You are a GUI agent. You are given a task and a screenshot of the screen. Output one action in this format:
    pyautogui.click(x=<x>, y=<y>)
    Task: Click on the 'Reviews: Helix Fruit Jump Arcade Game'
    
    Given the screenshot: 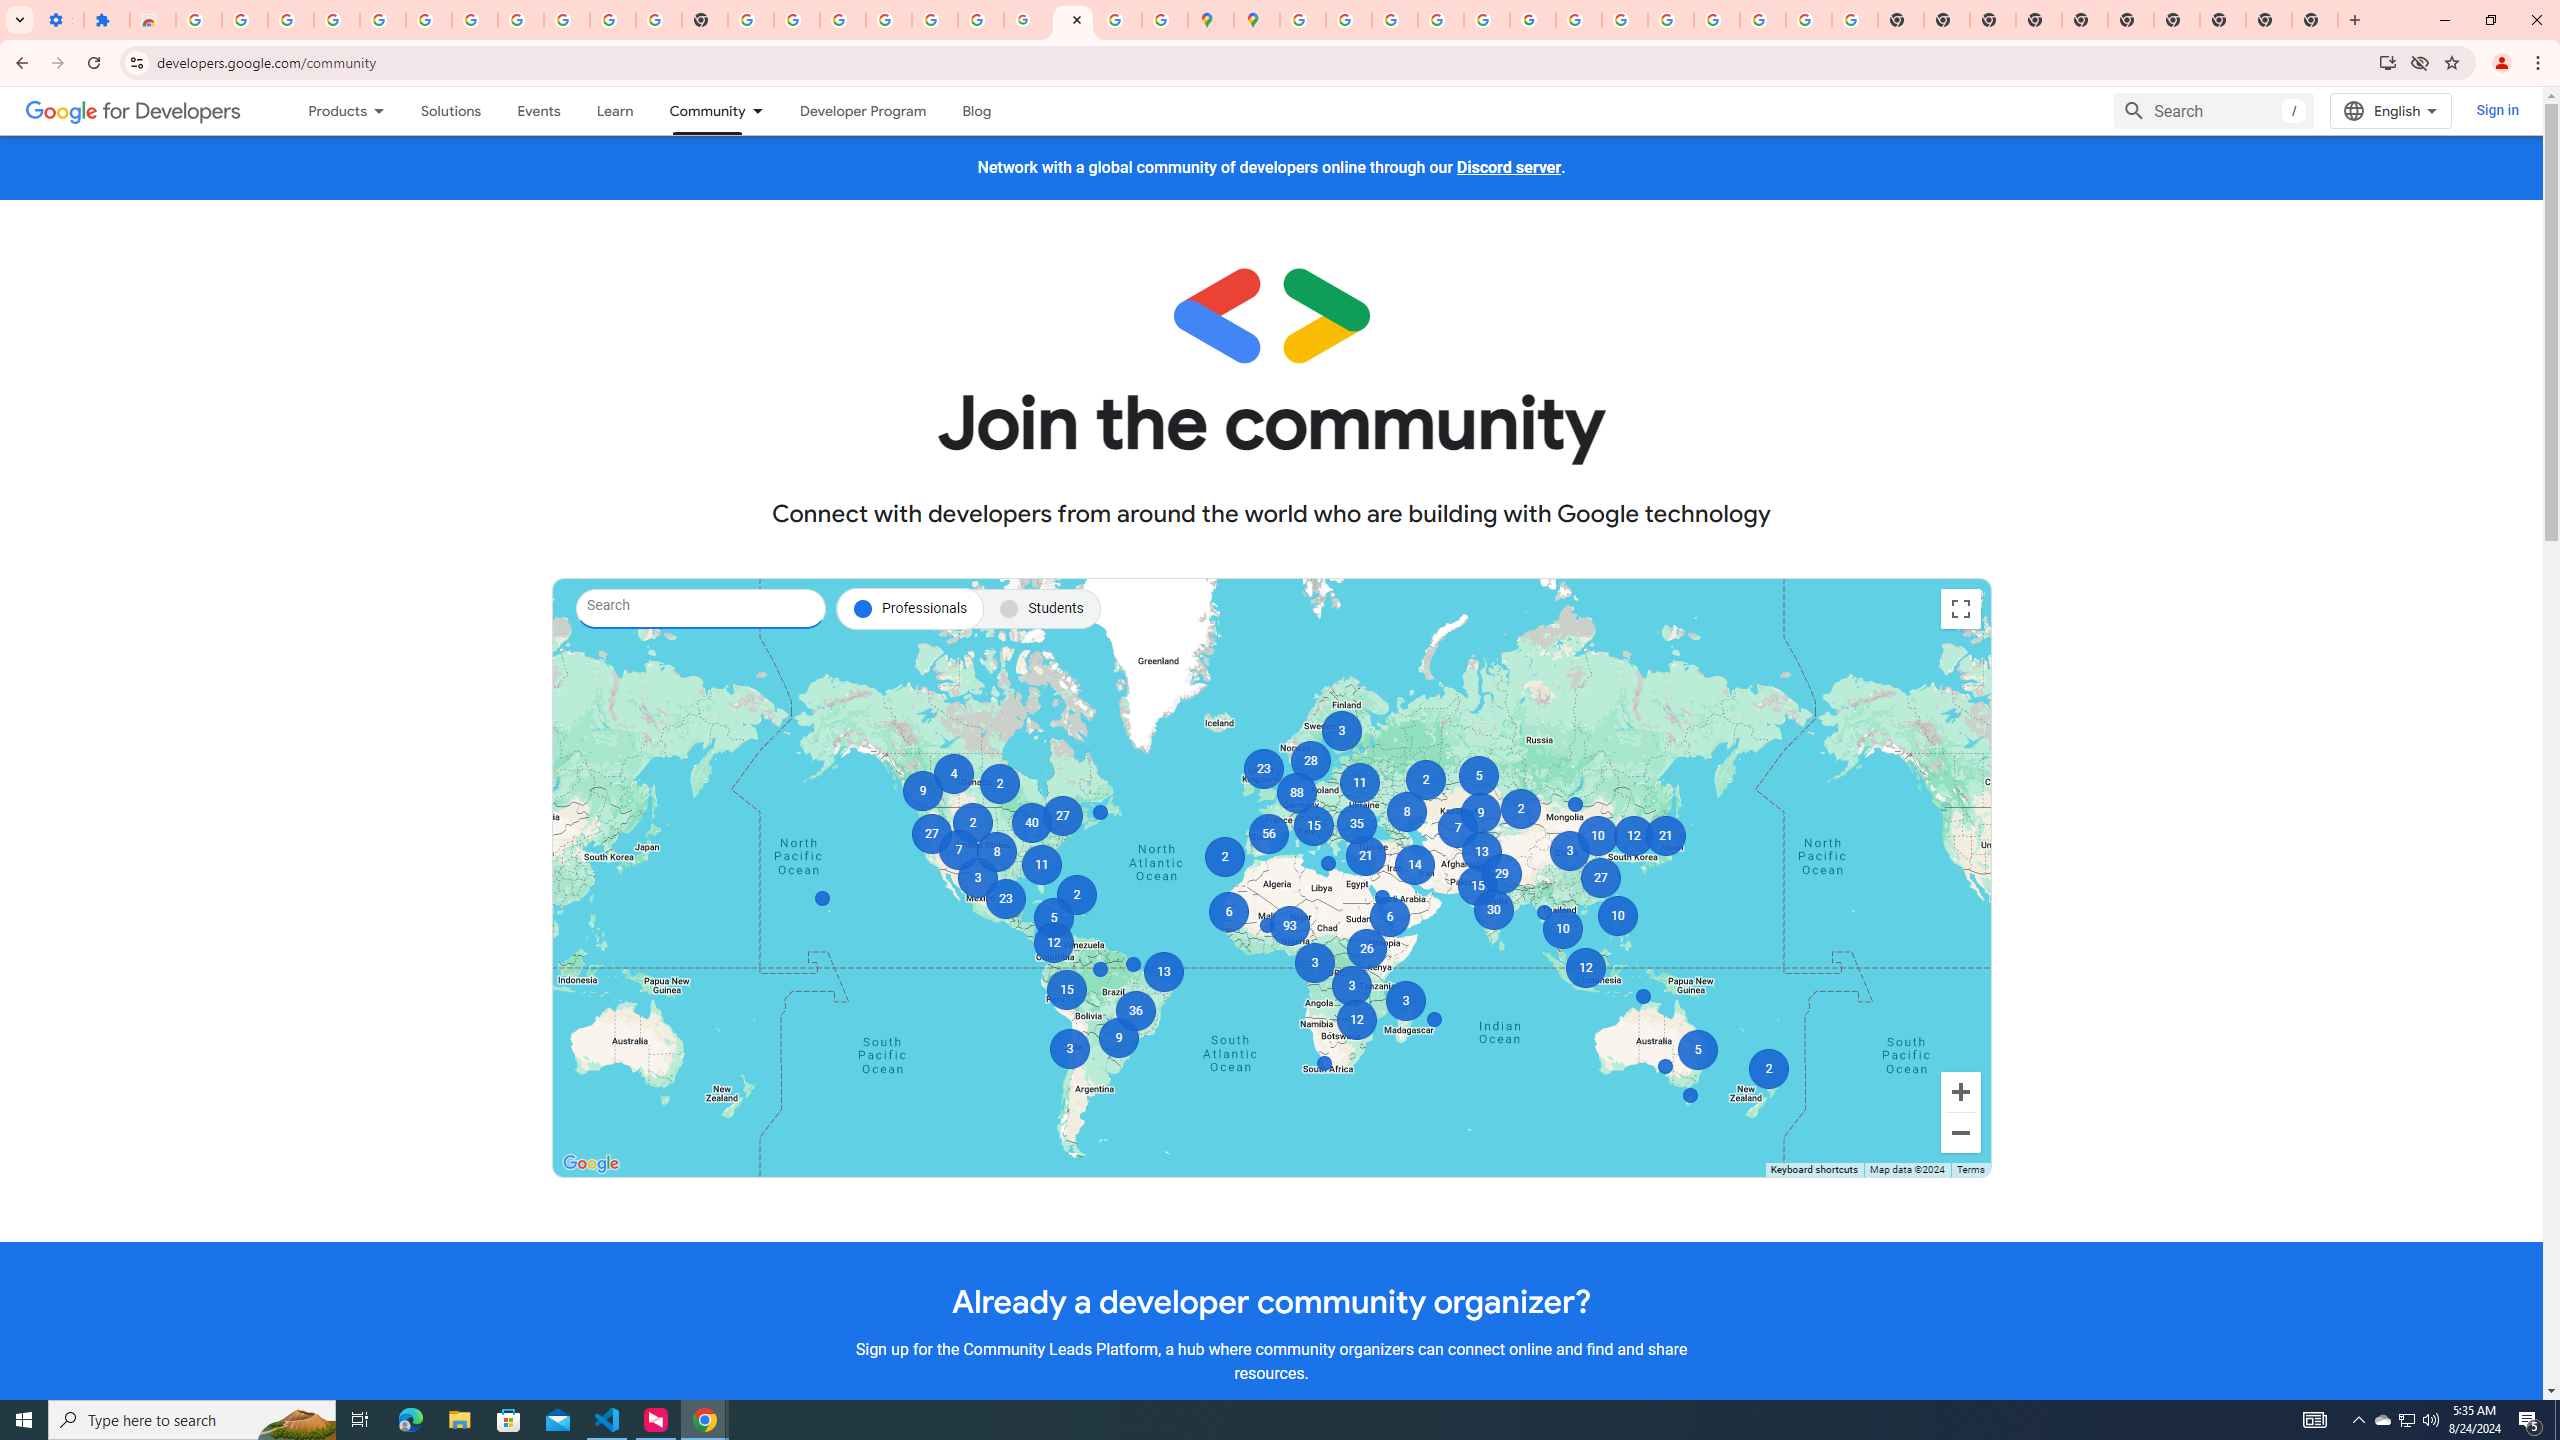 What is the action you would take?
    pyautogui.click(x=151, y=19)
    